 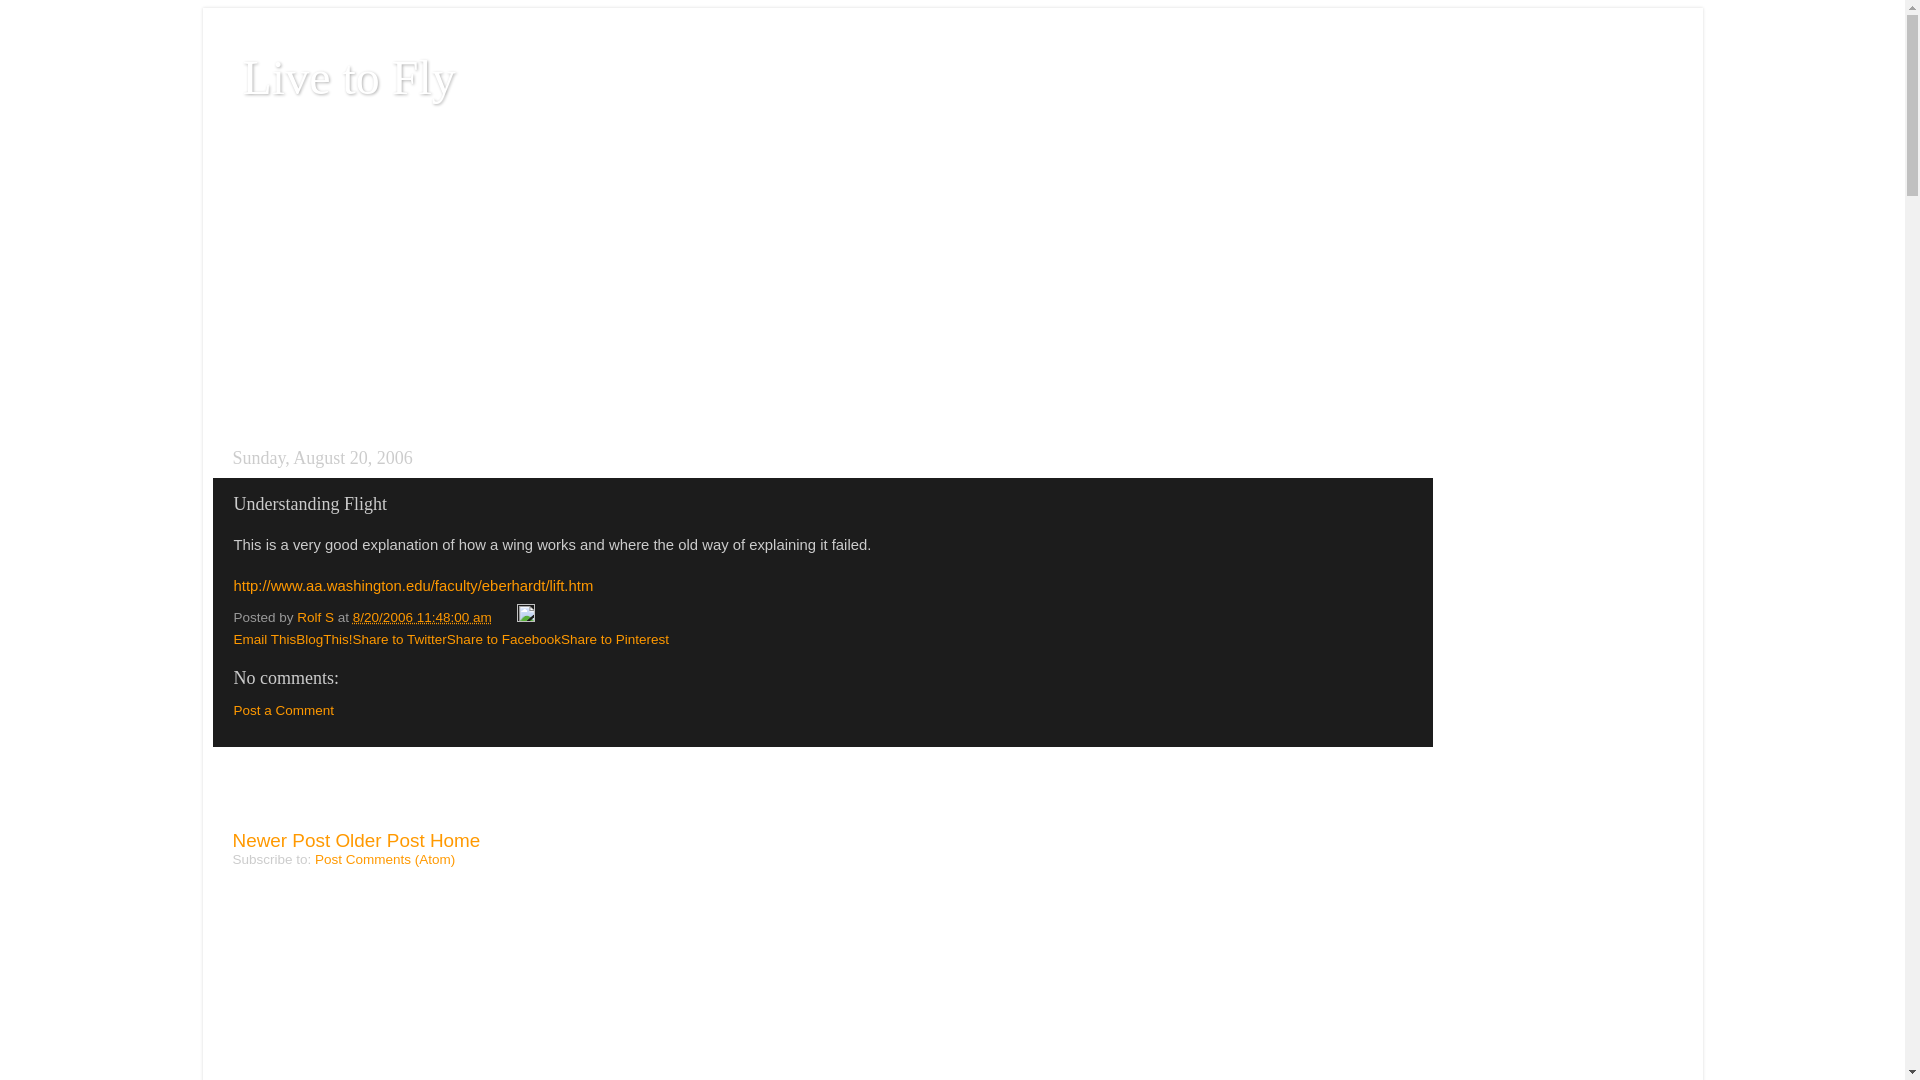 I want to click on 'Share to Twitter', so click(x=399, y=639).